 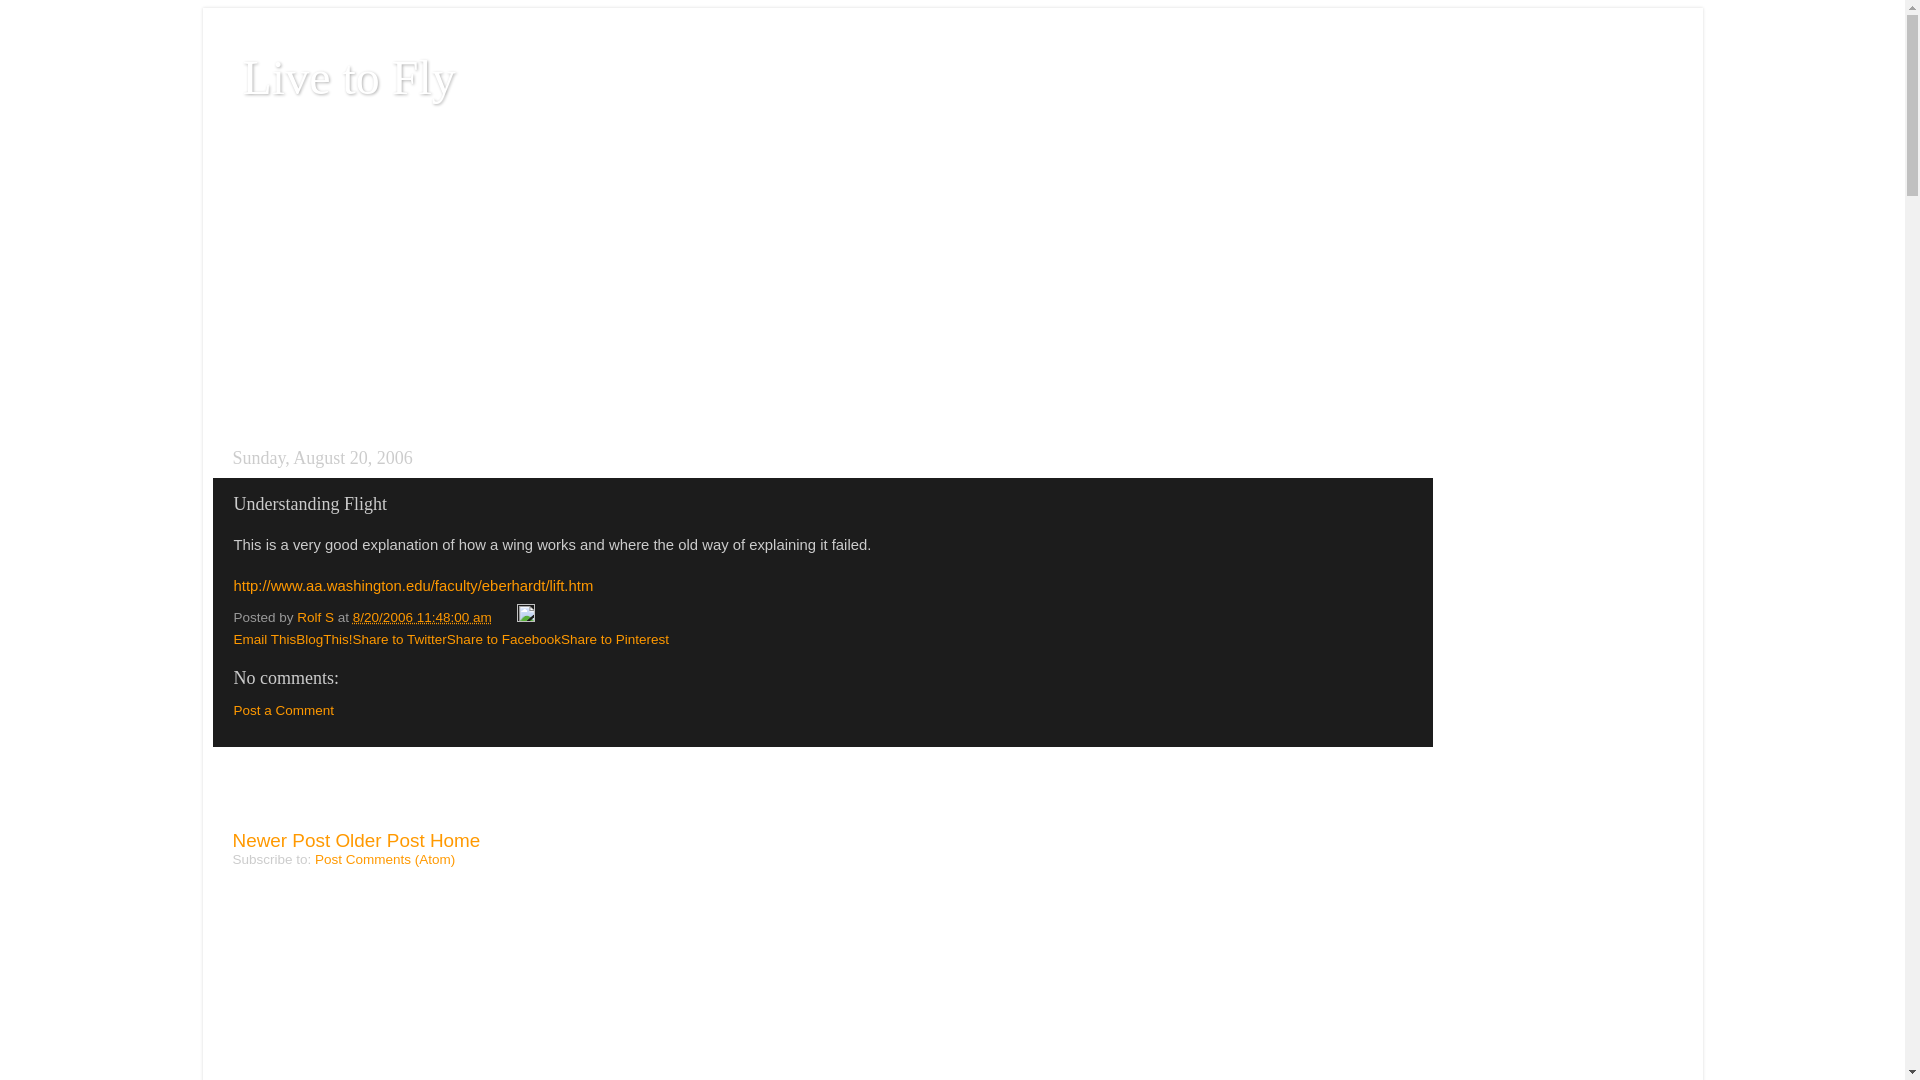 I want to click on 'Share to Twitter', so click(x=399, y=639).